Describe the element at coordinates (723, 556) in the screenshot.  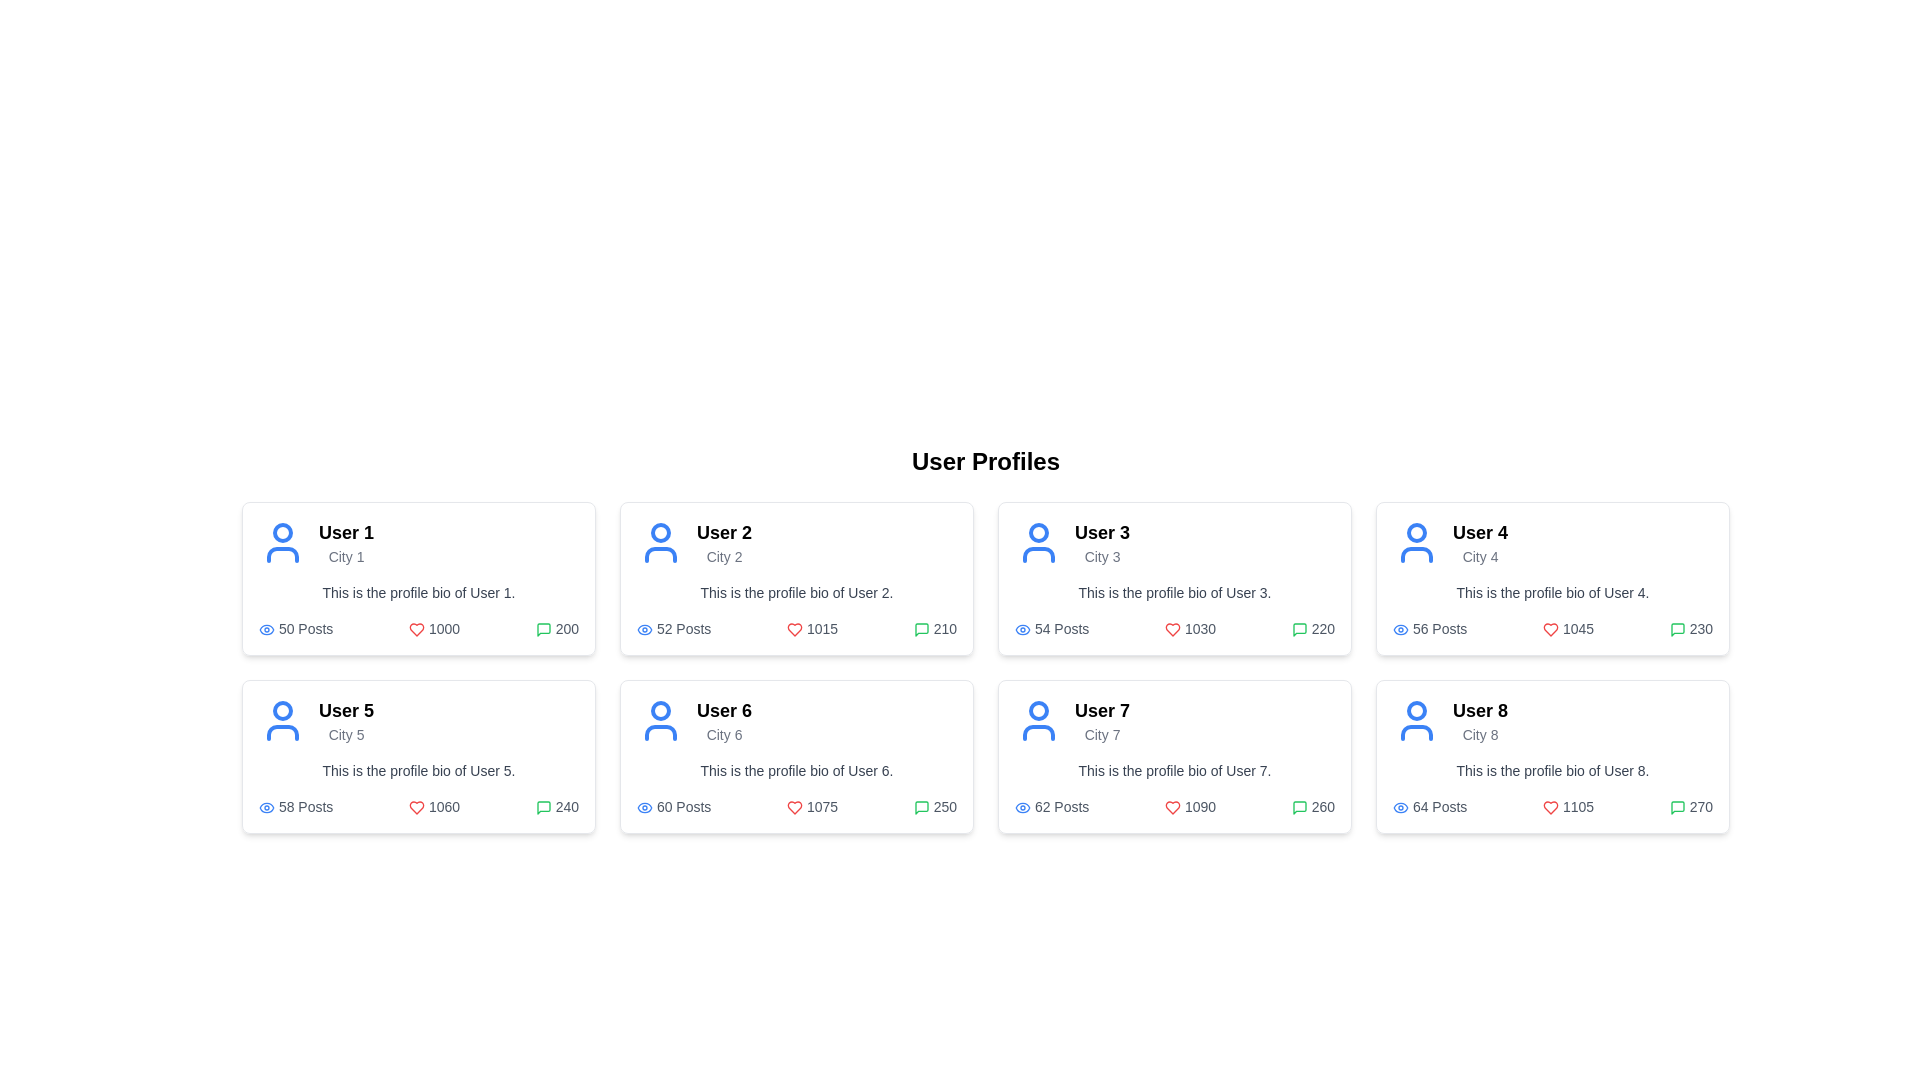
I see `the Text label displaying the city for 'User 2', located below the header 'User 2' and above the profile description` at that location.